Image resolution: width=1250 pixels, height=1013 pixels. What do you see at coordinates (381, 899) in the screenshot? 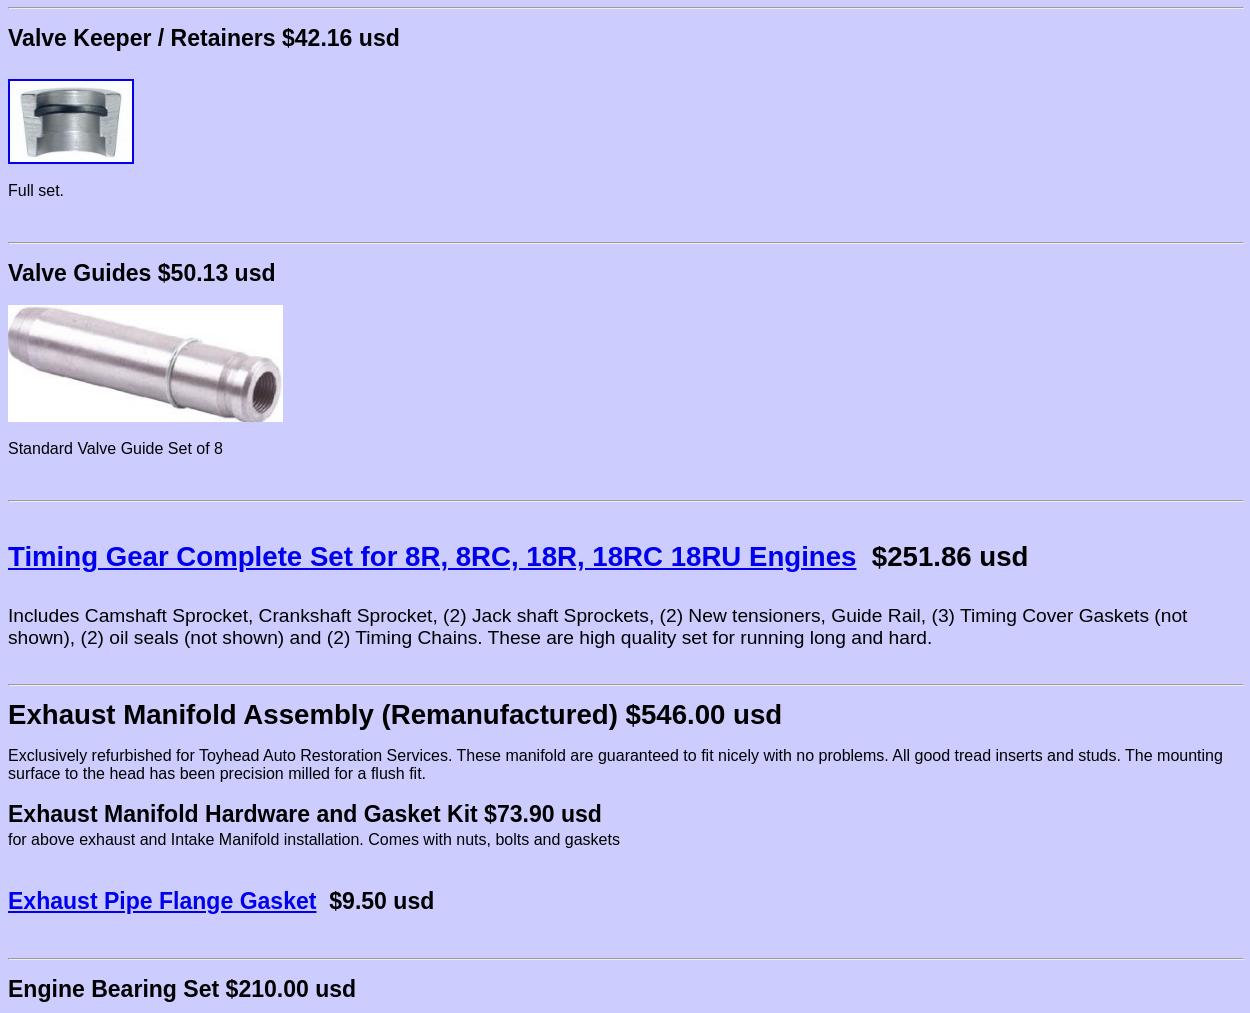
I see `'$9.50







                usd'` at bounding box center [381, 899].